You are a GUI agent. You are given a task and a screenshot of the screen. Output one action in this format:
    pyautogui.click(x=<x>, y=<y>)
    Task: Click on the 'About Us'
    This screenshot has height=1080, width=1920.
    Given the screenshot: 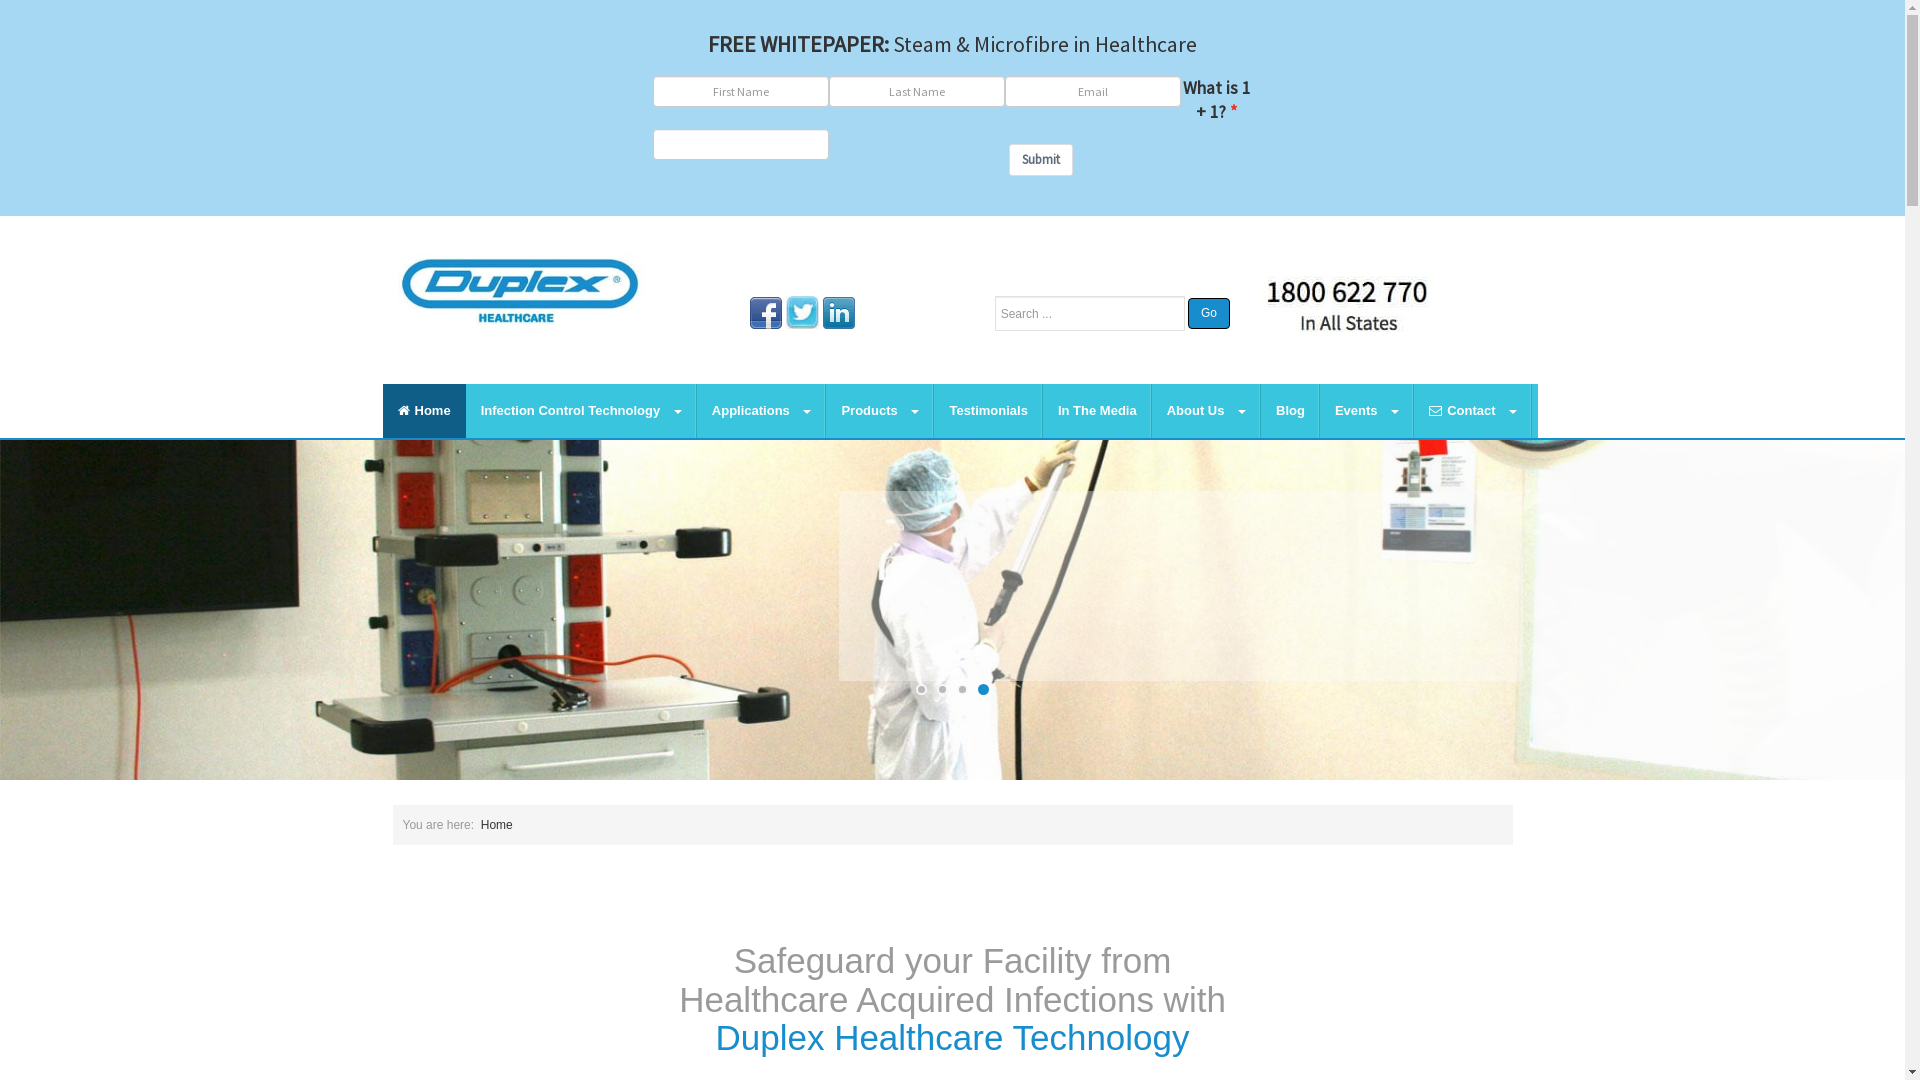 What is the action you would take?
    pyautogui.click(x=1205, y=410)
    